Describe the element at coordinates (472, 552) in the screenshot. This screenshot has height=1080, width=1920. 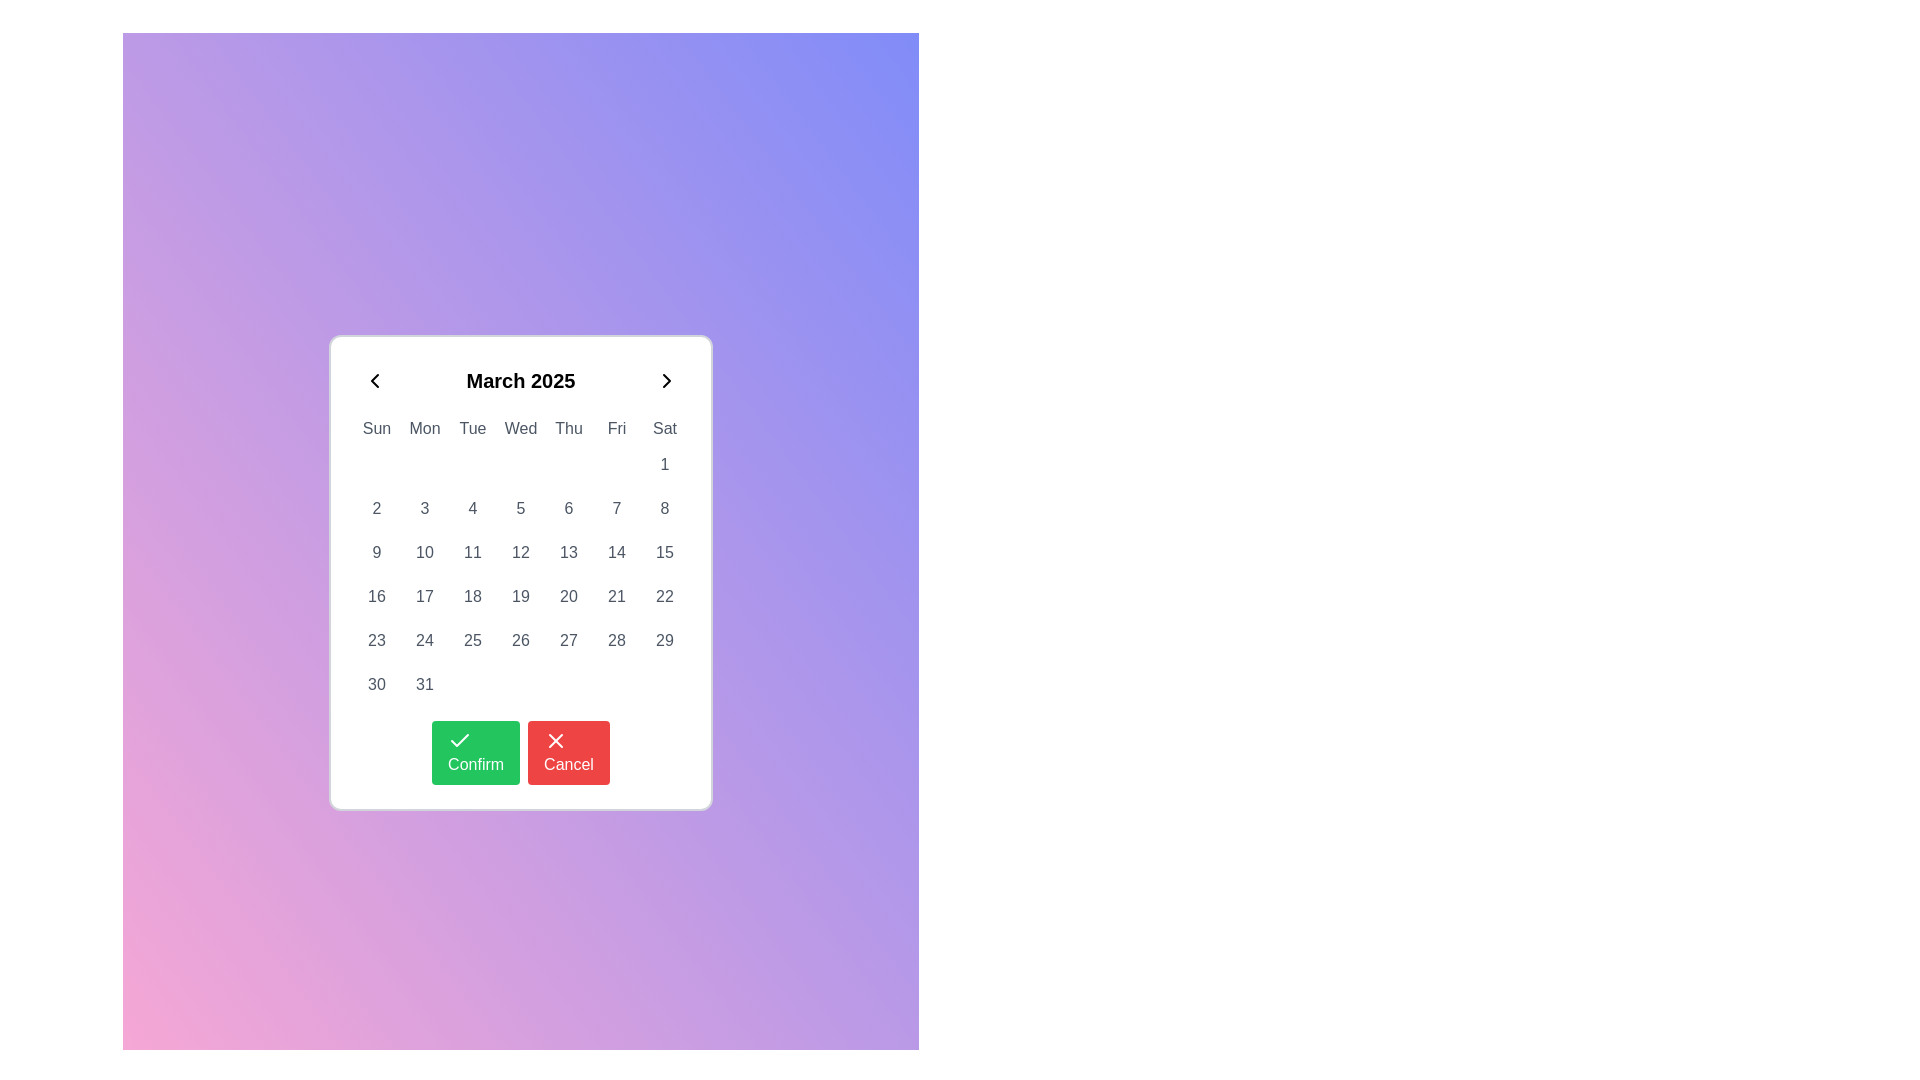
I see `the rounded rectangular button labeled '11' in the calendar grid under 'Wed'` at that location.